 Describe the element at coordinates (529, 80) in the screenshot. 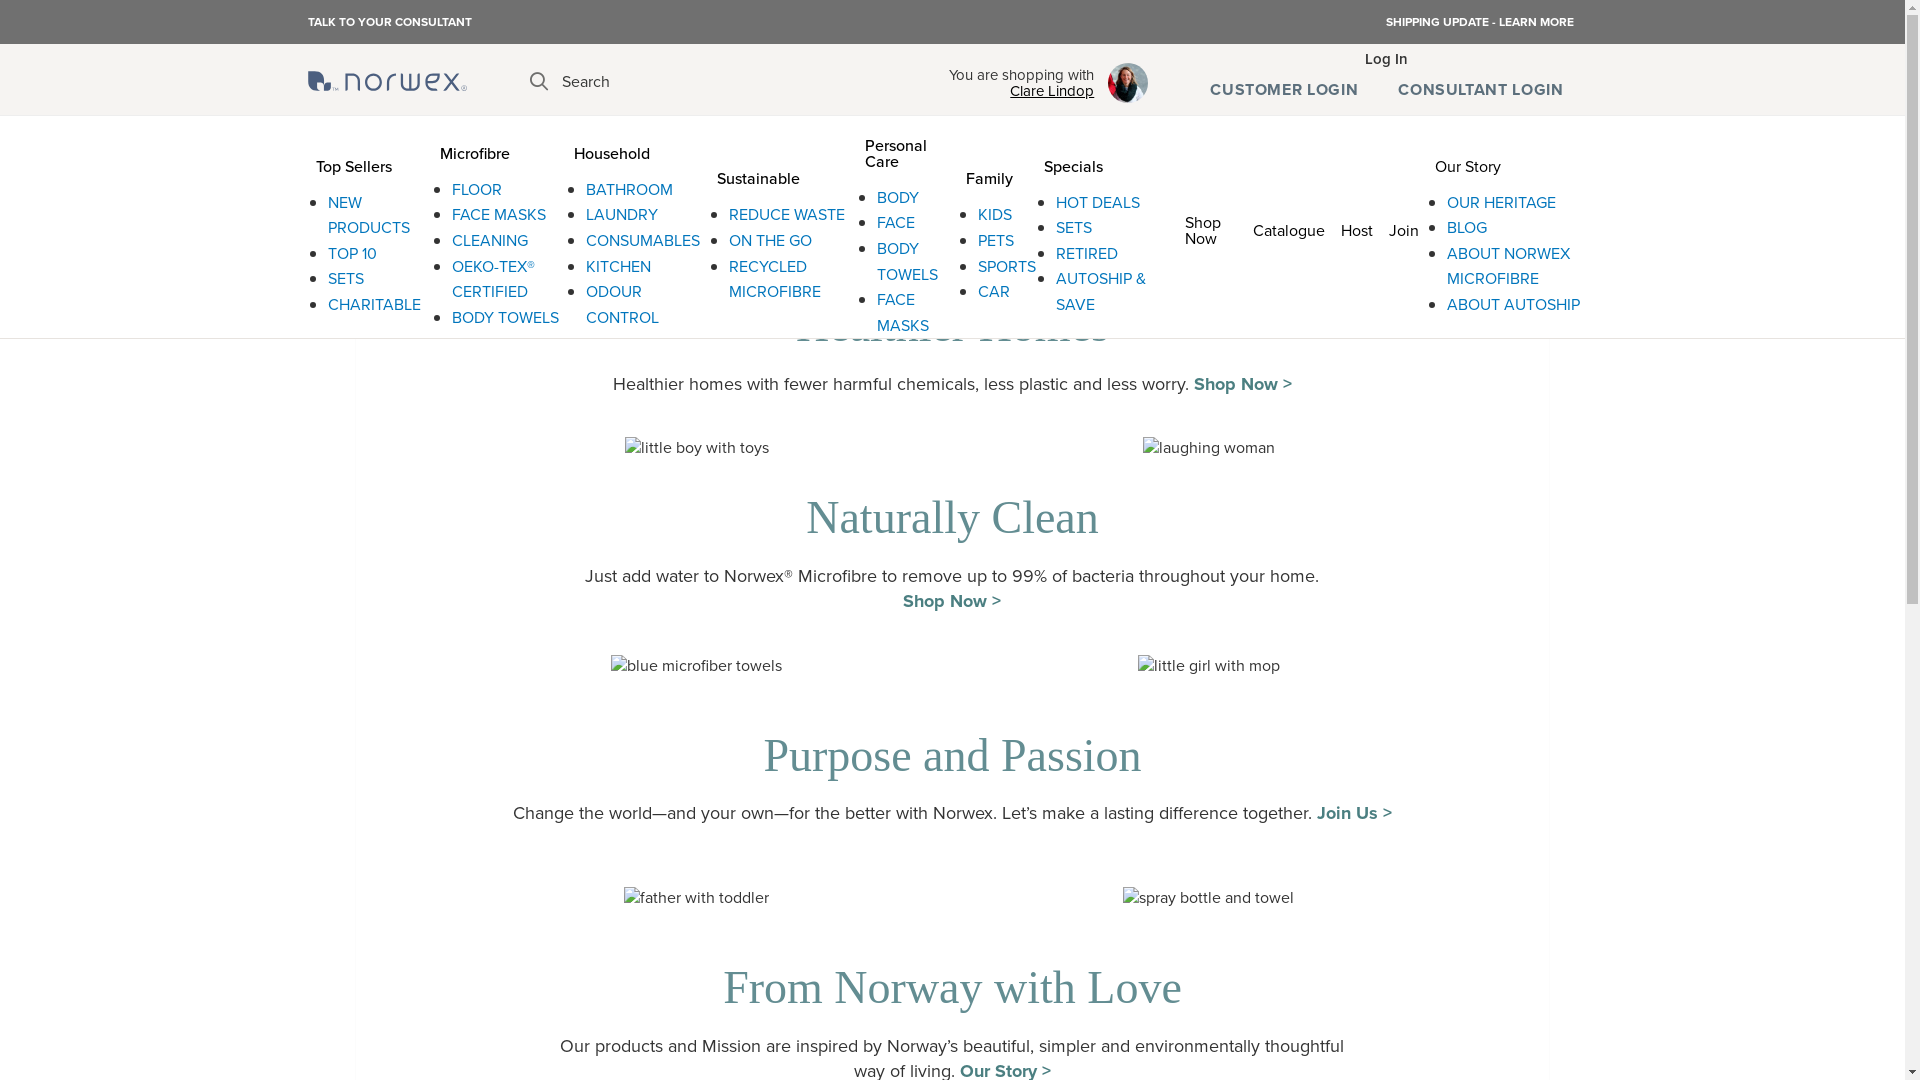

I see `'Search'` at that location.